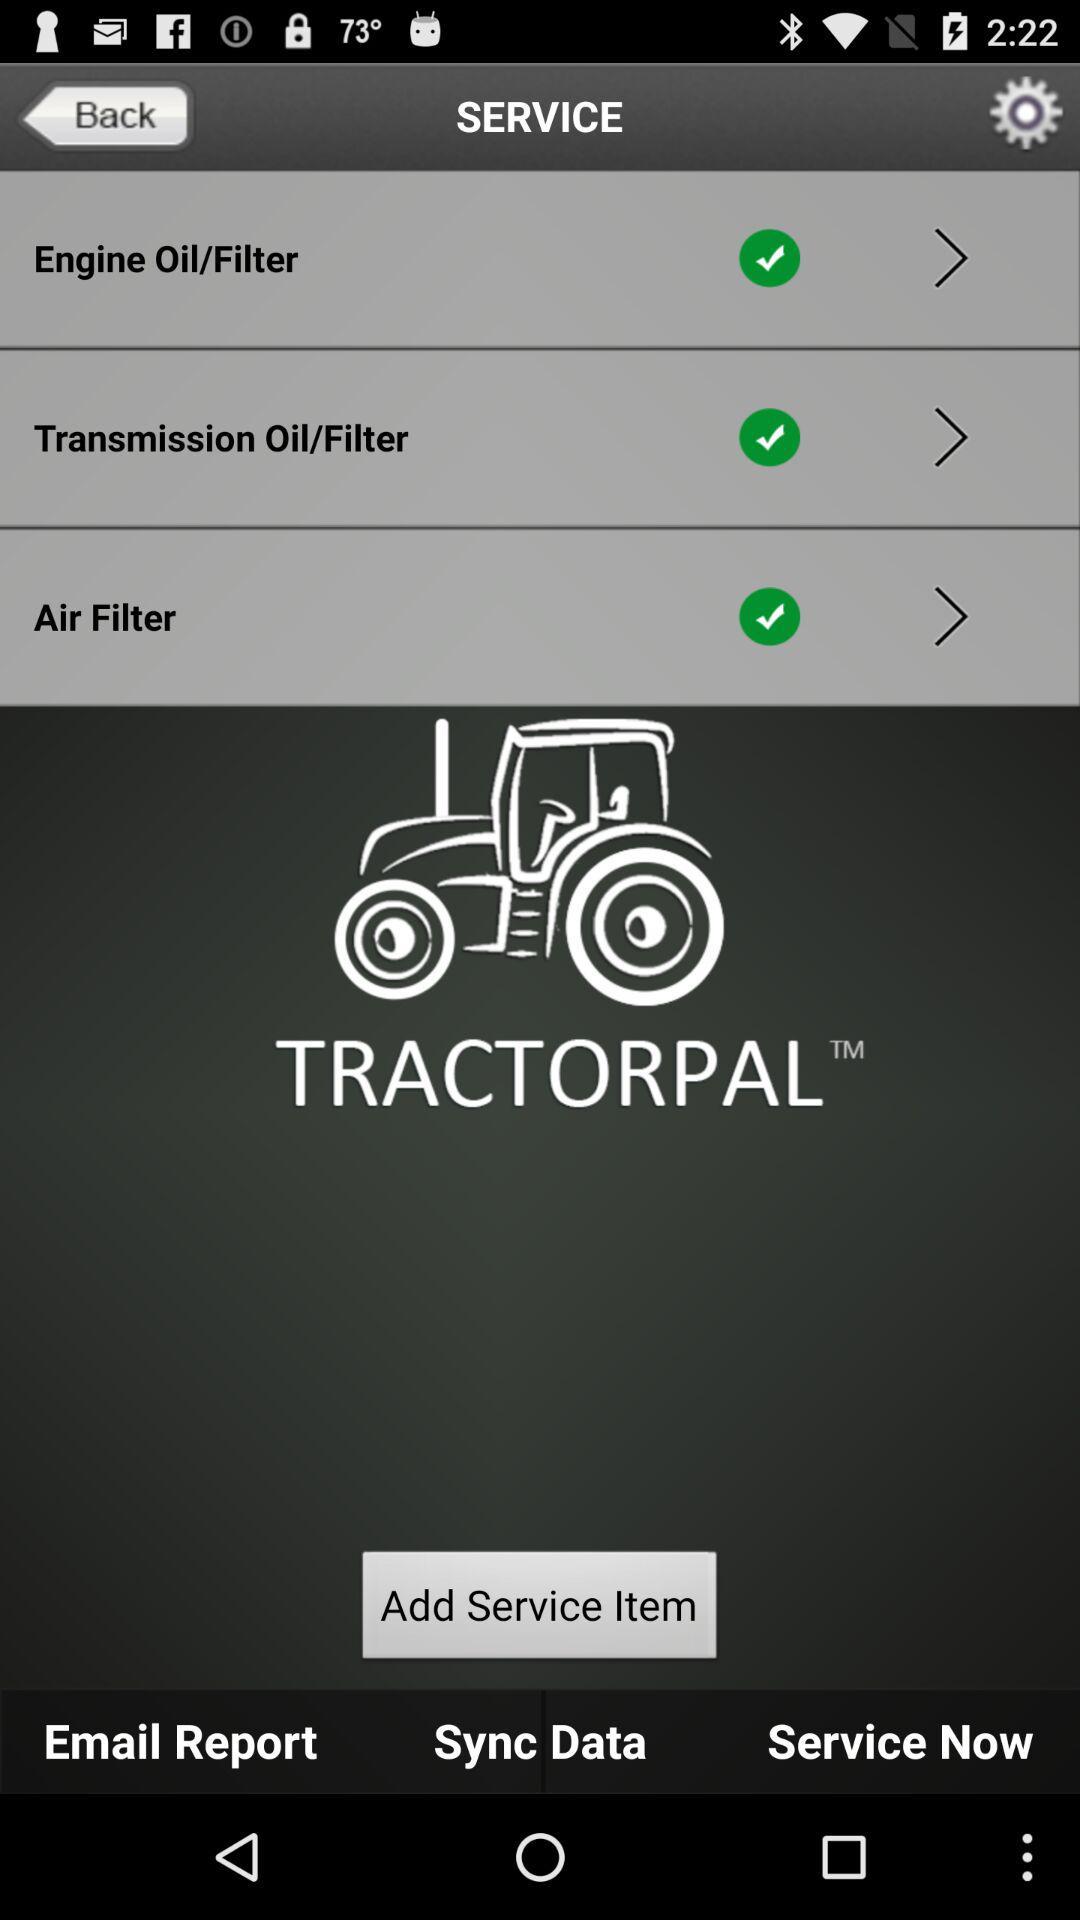 The image size is (1080, 1920). I want to click on next page, so click(950, 257).